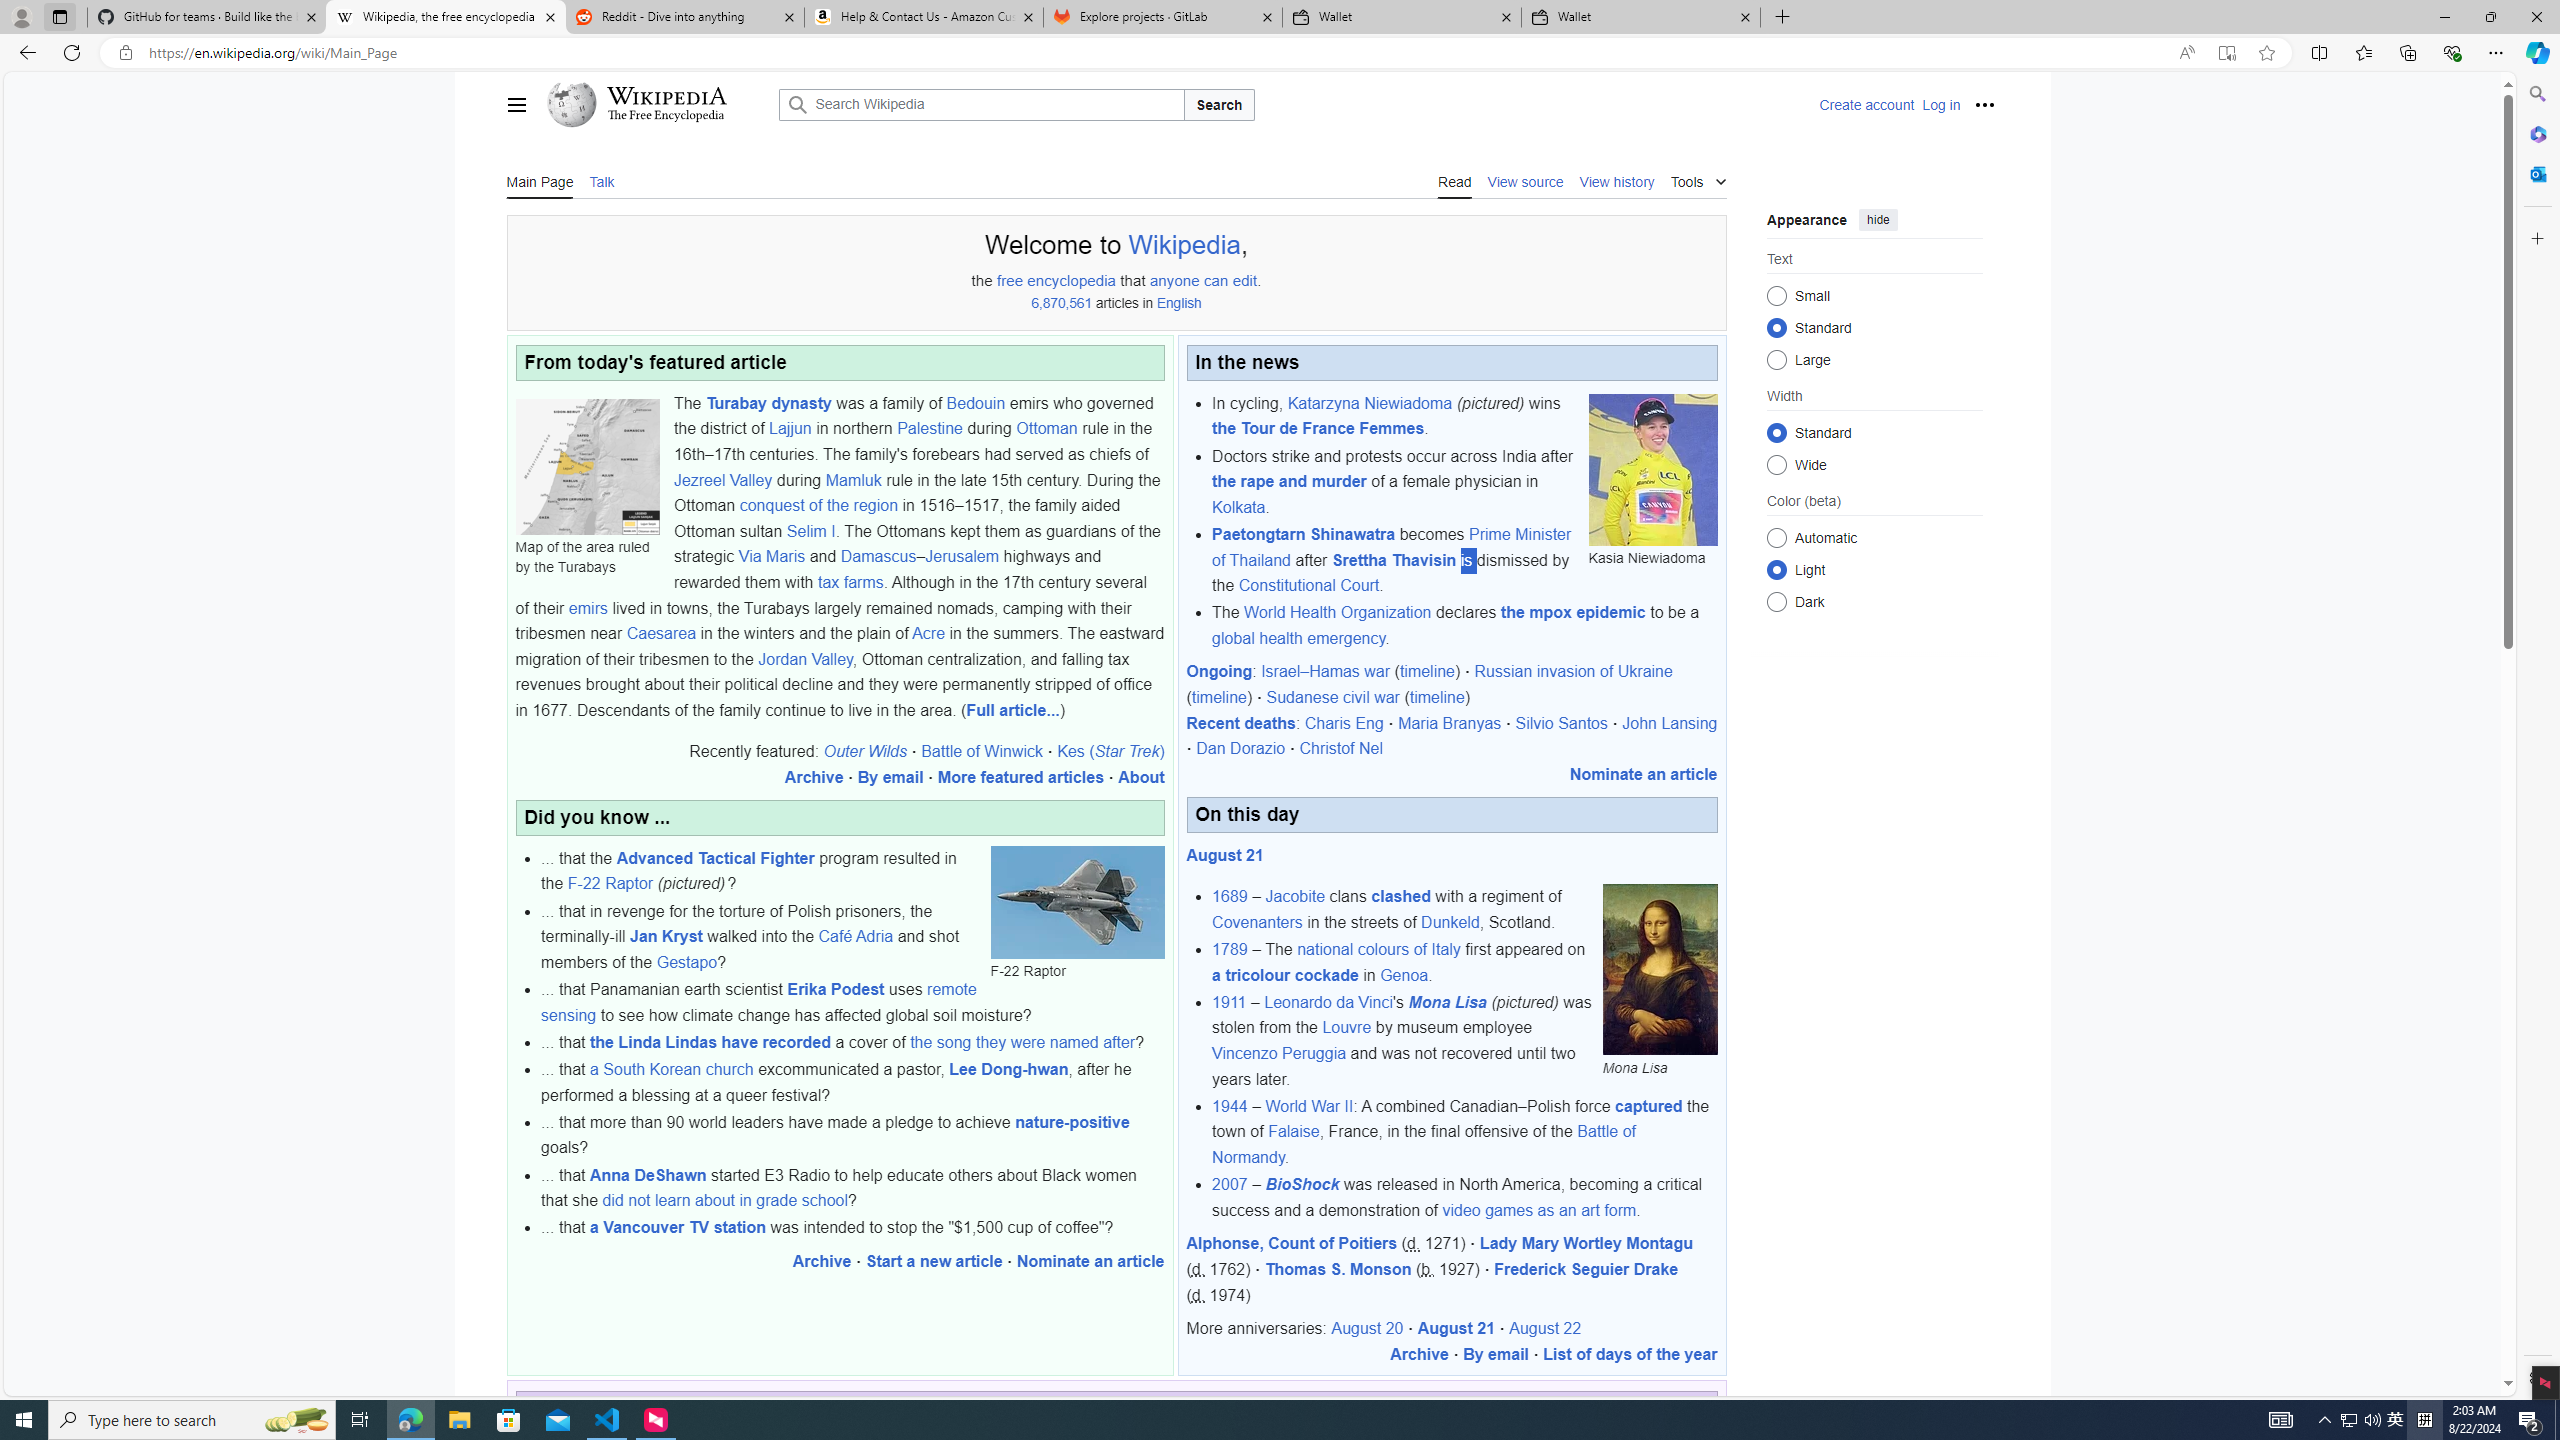  I want to click on 'Wikipedia The Free Encyclopedia', so click(656, 104).